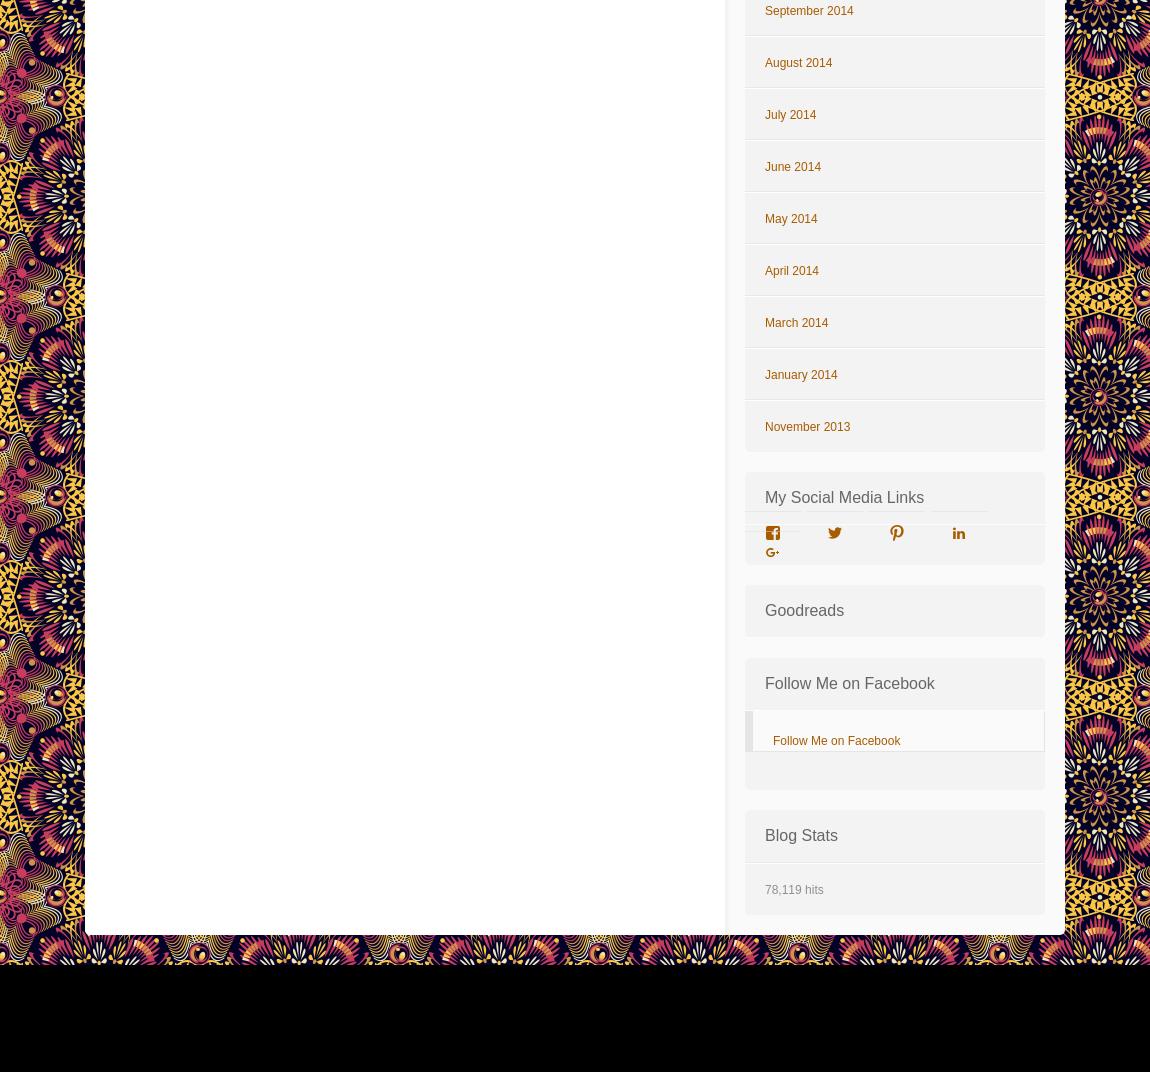 The width and height of the screenshot is (1150, 1072). Describe the element at coordinates (792, 889) in the screenshot. I see `'78,119 hits'` at that location.